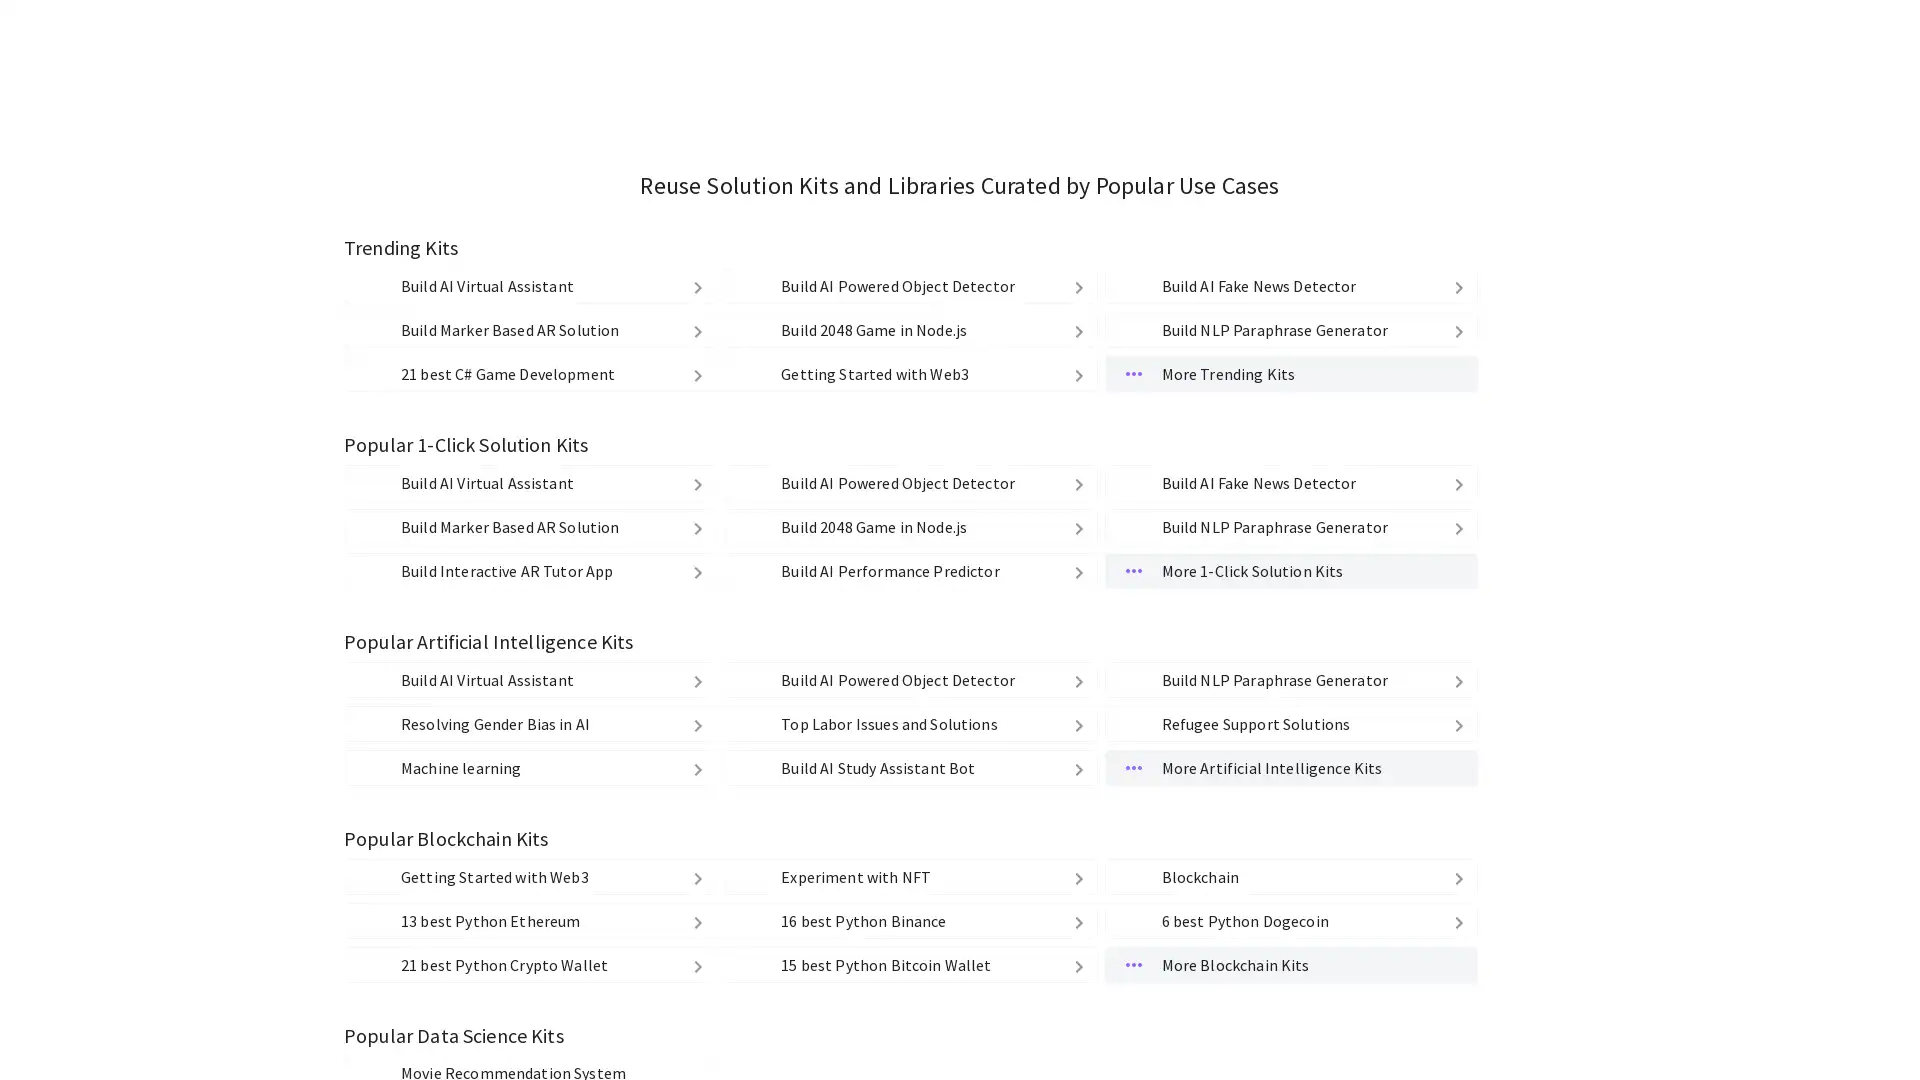 The width and height of the screenshot is (1920, 1080). I want to click on getting-started-with-web3 Getting Started with Web3, so click(909, 874).